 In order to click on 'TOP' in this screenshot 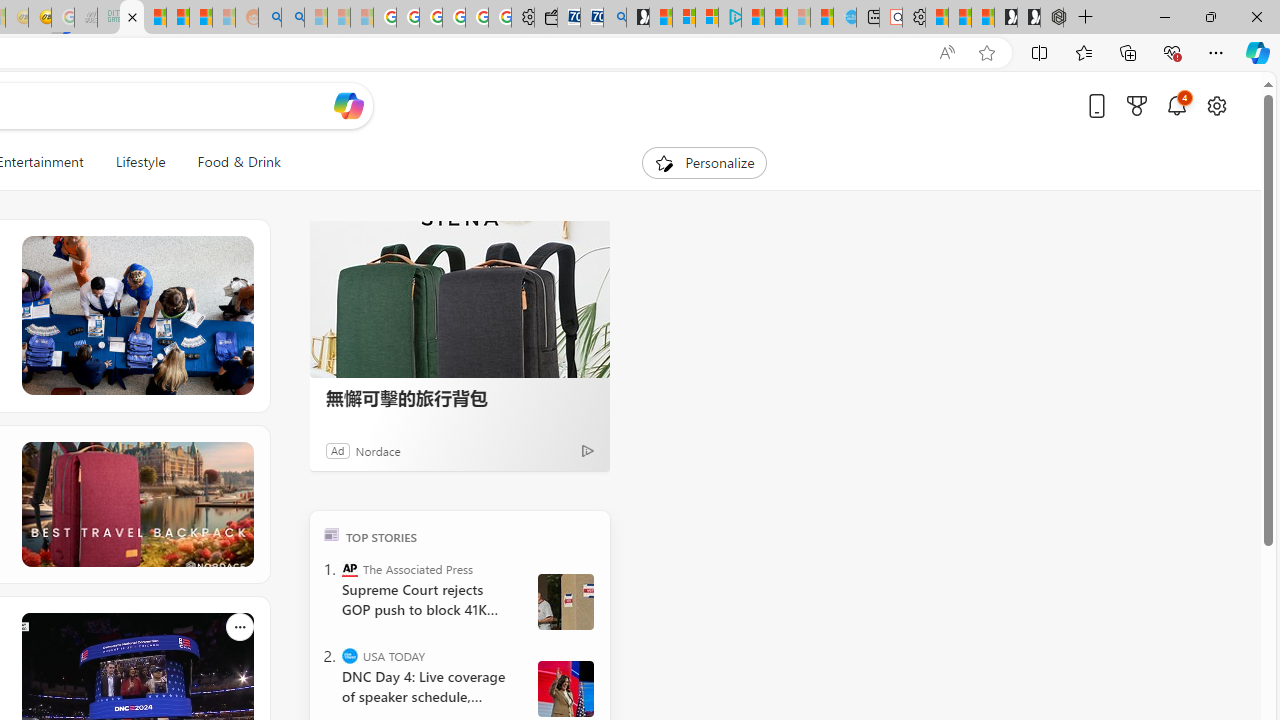, I will do `click(332, 533)`.